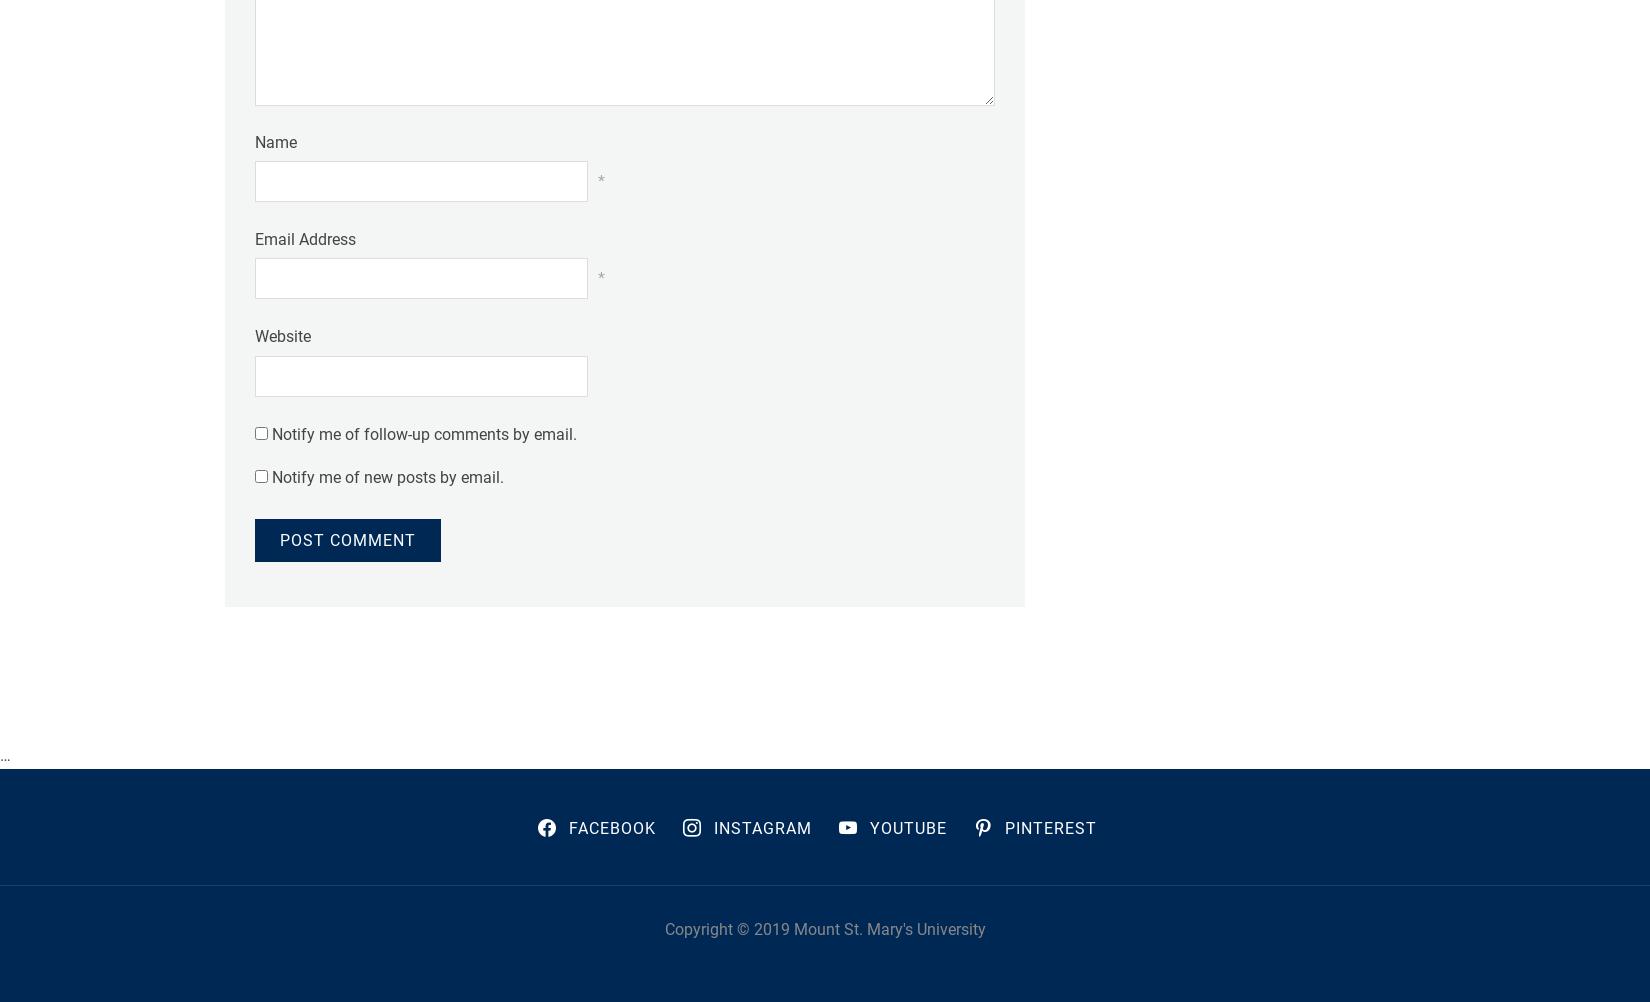 This screenshot has width=1650, height=1002. Describe the element at coordinates (823, 928) in the screenshot. I see `'Copyright © 2019 Mount St. Mary's University'` at that location.